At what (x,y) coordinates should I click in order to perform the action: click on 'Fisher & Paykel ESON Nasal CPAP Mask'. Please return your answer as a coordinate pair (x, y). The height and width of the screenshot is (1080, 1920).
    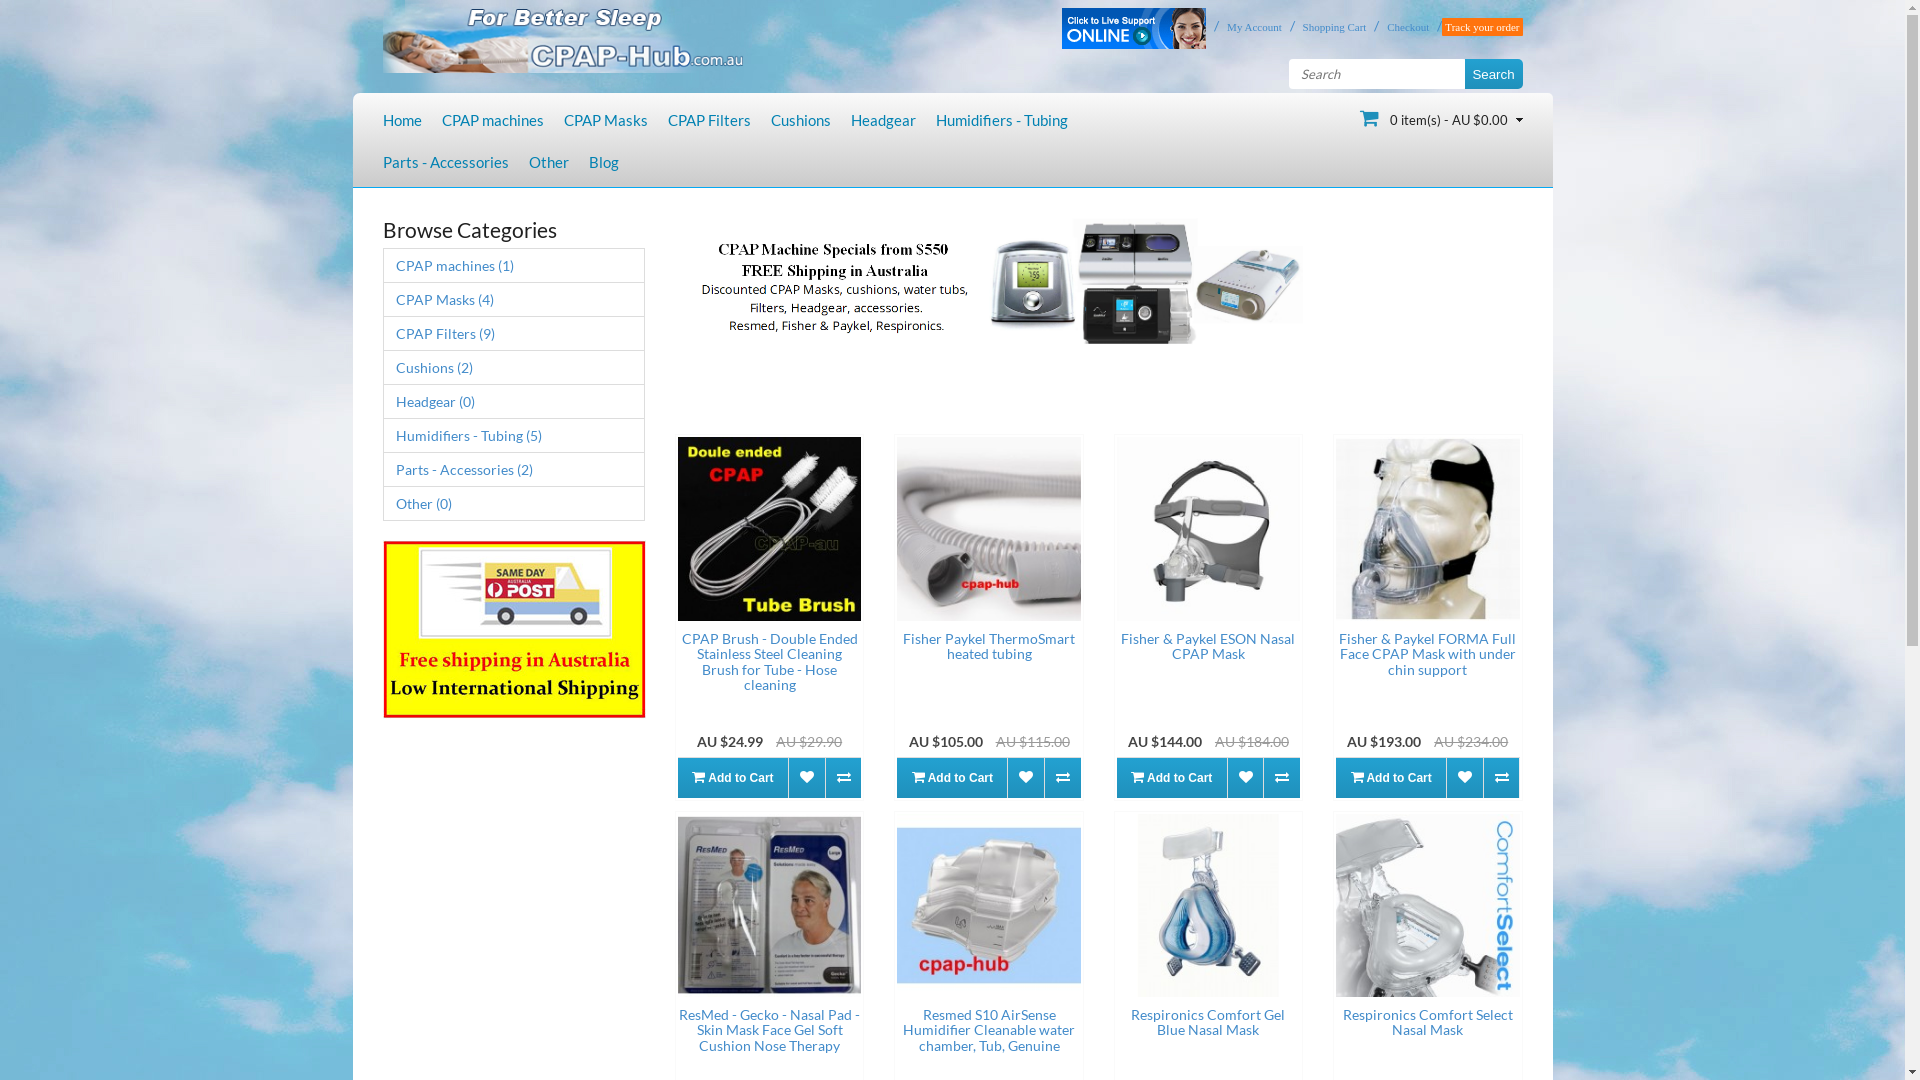
    Looking at the image, I should click on (1207, 645).